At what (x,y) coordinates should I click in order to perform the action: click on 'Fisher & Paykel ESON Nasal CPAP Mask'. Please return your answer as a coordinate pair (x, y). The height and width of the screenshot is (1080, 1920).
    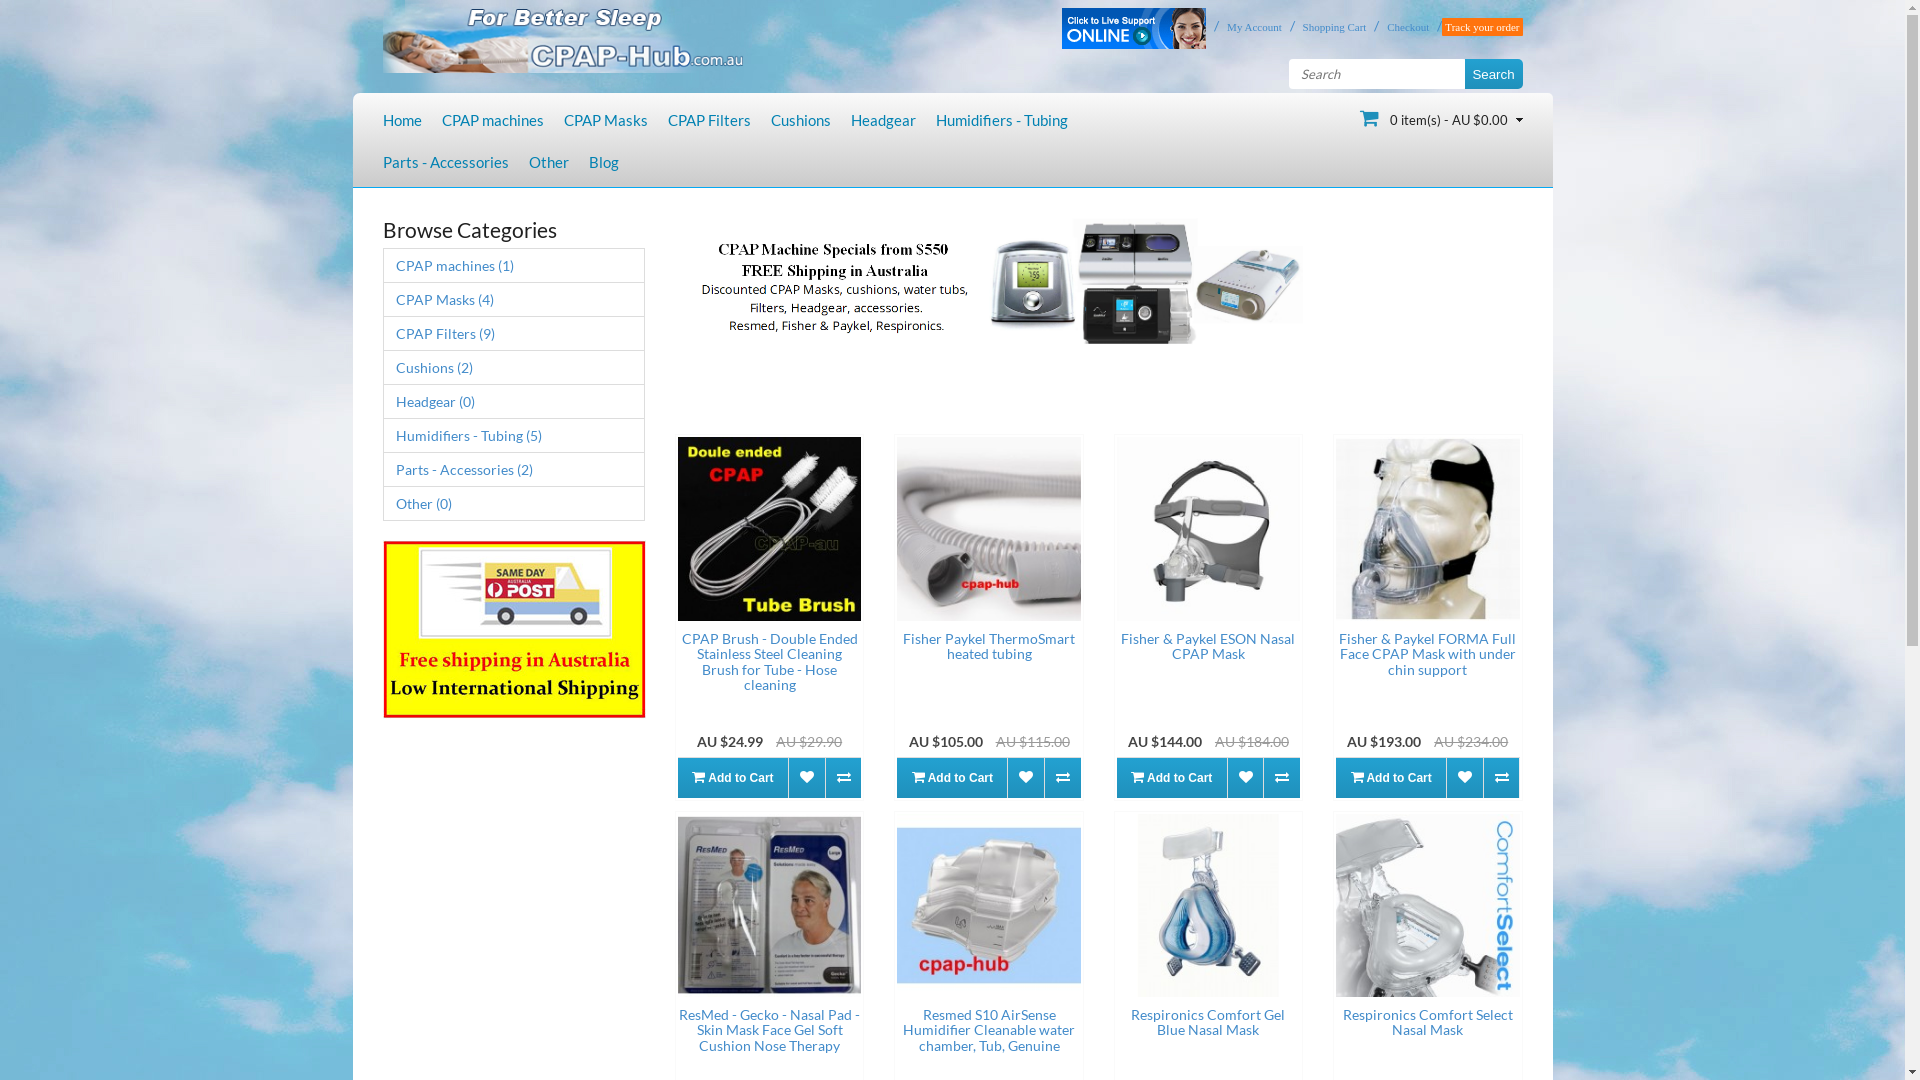
    Looking at the image, I should click on (1207, 645).